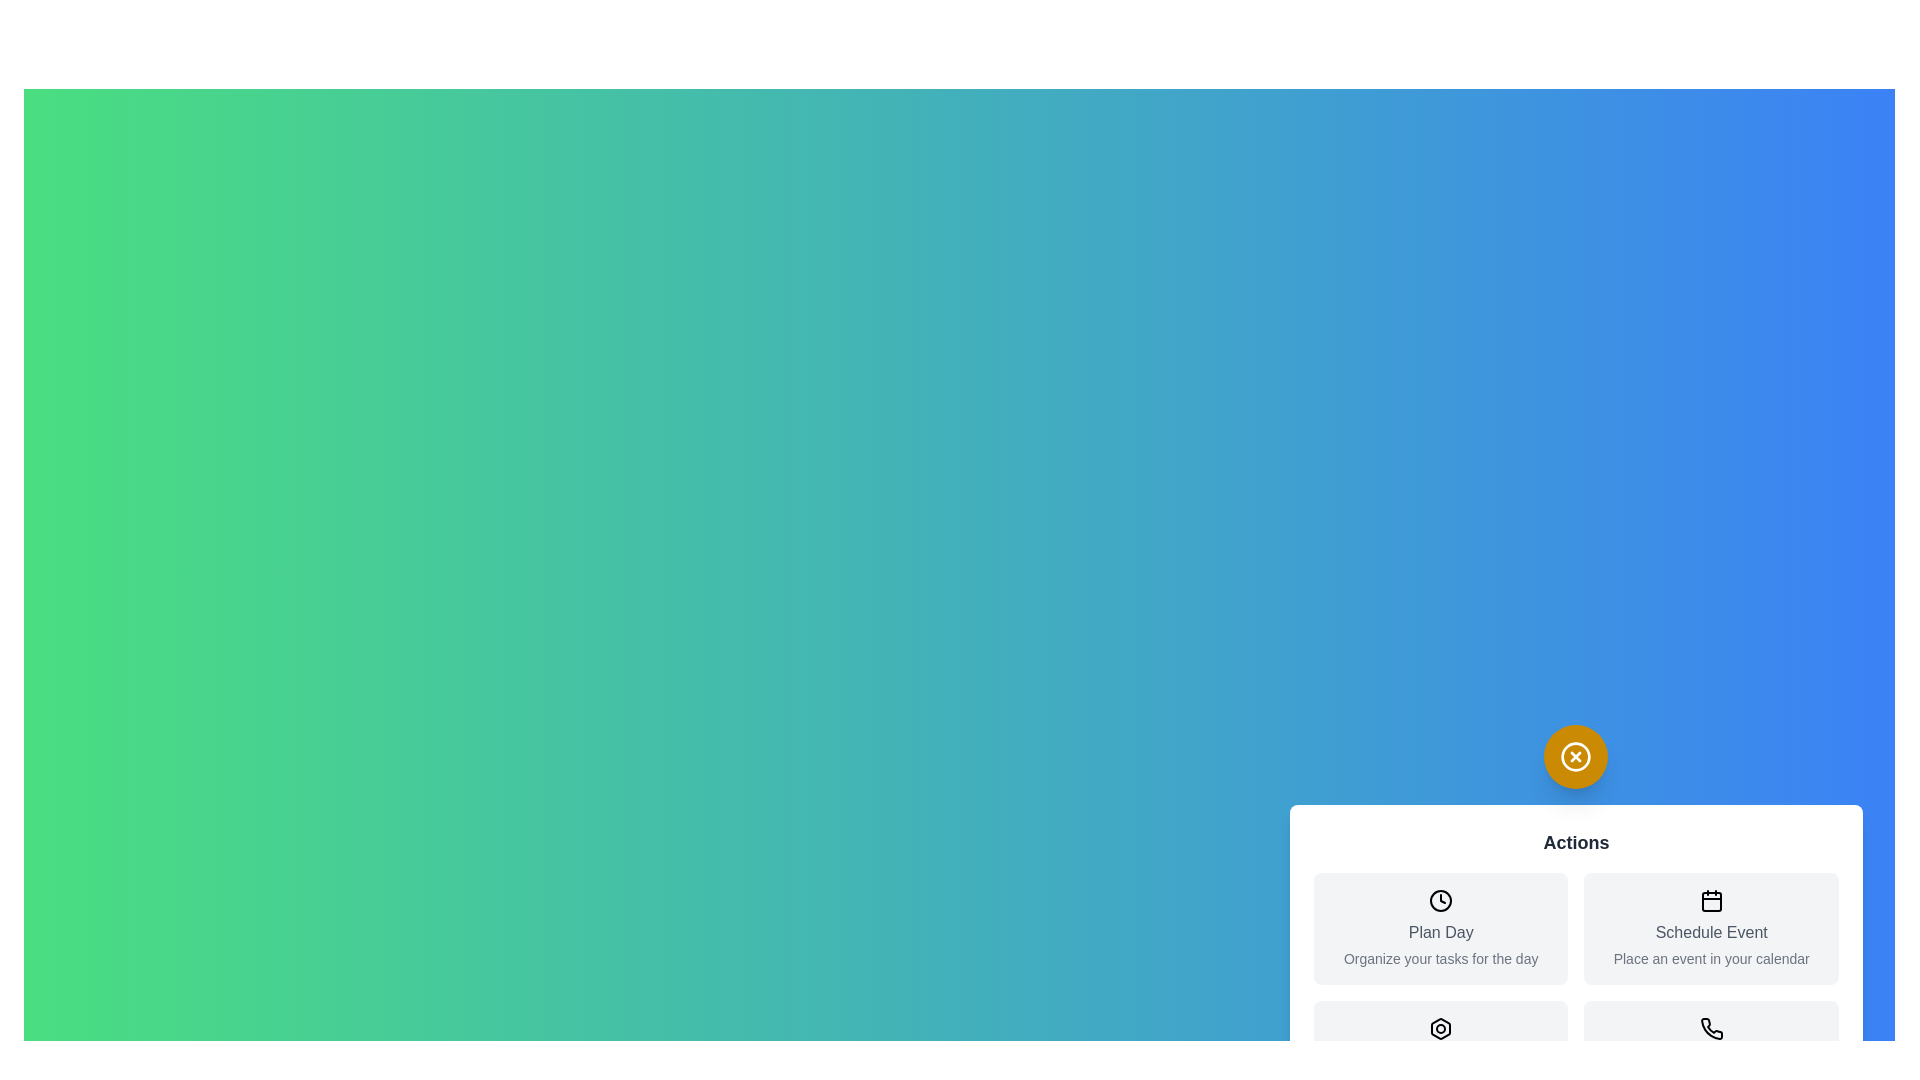 The image size is (1920, 1080). Describe the element at coordinates (1440, 1055) in the screenshot. I see `the action item Quick Access from the menu` at that location.